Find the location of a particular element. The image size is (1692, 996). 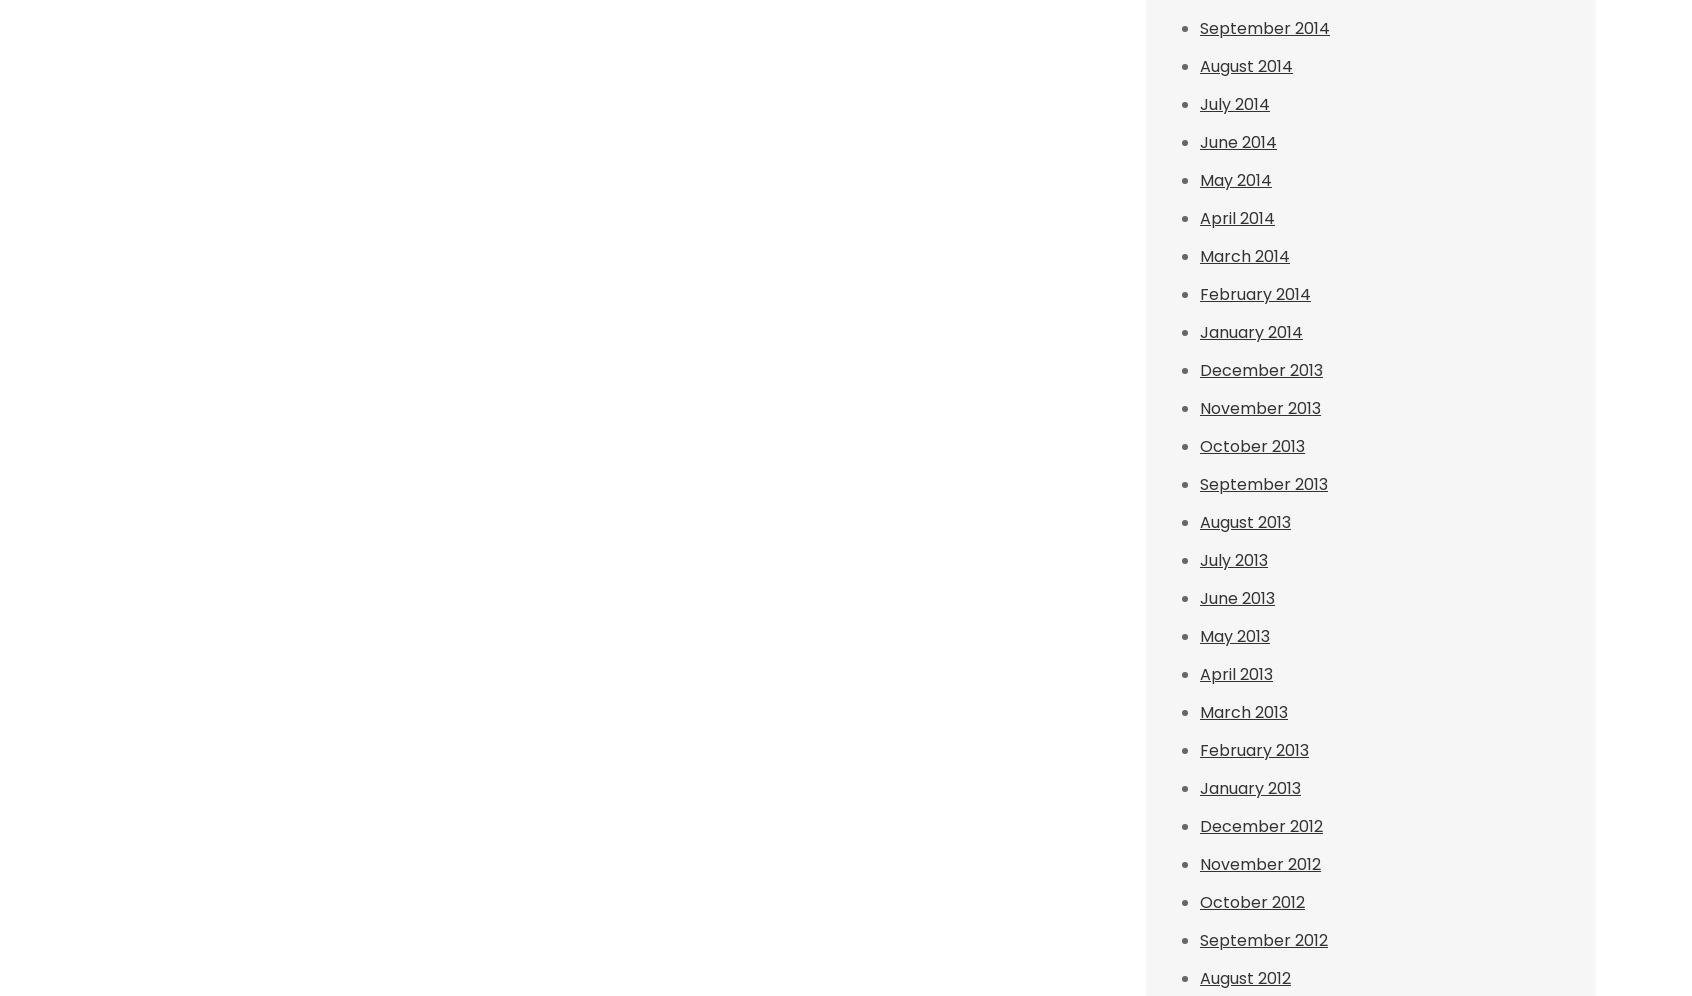

'February 2014' is located at coordinates (1255, 293).